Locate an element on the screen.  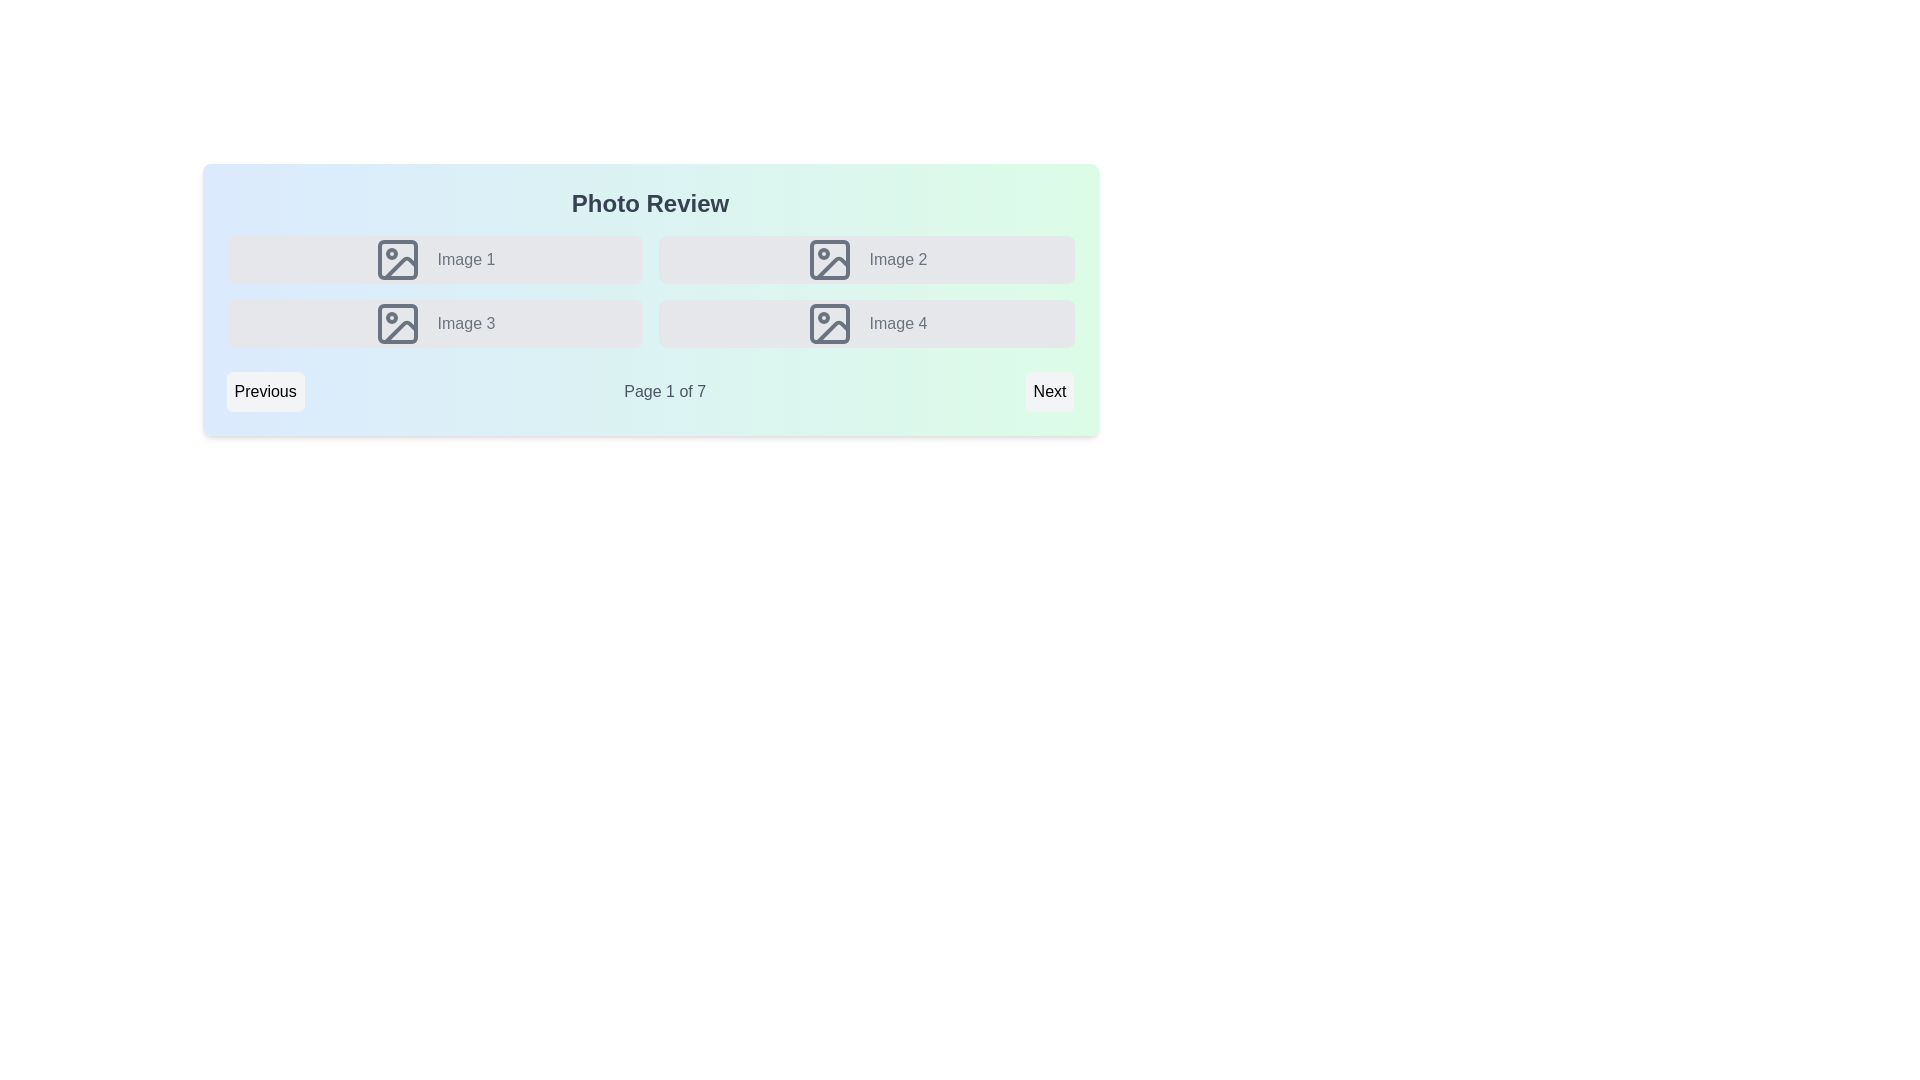
the 'Next' button located at the bottom right corner of the interface to change its background color is located at coordinates (1049, 392).